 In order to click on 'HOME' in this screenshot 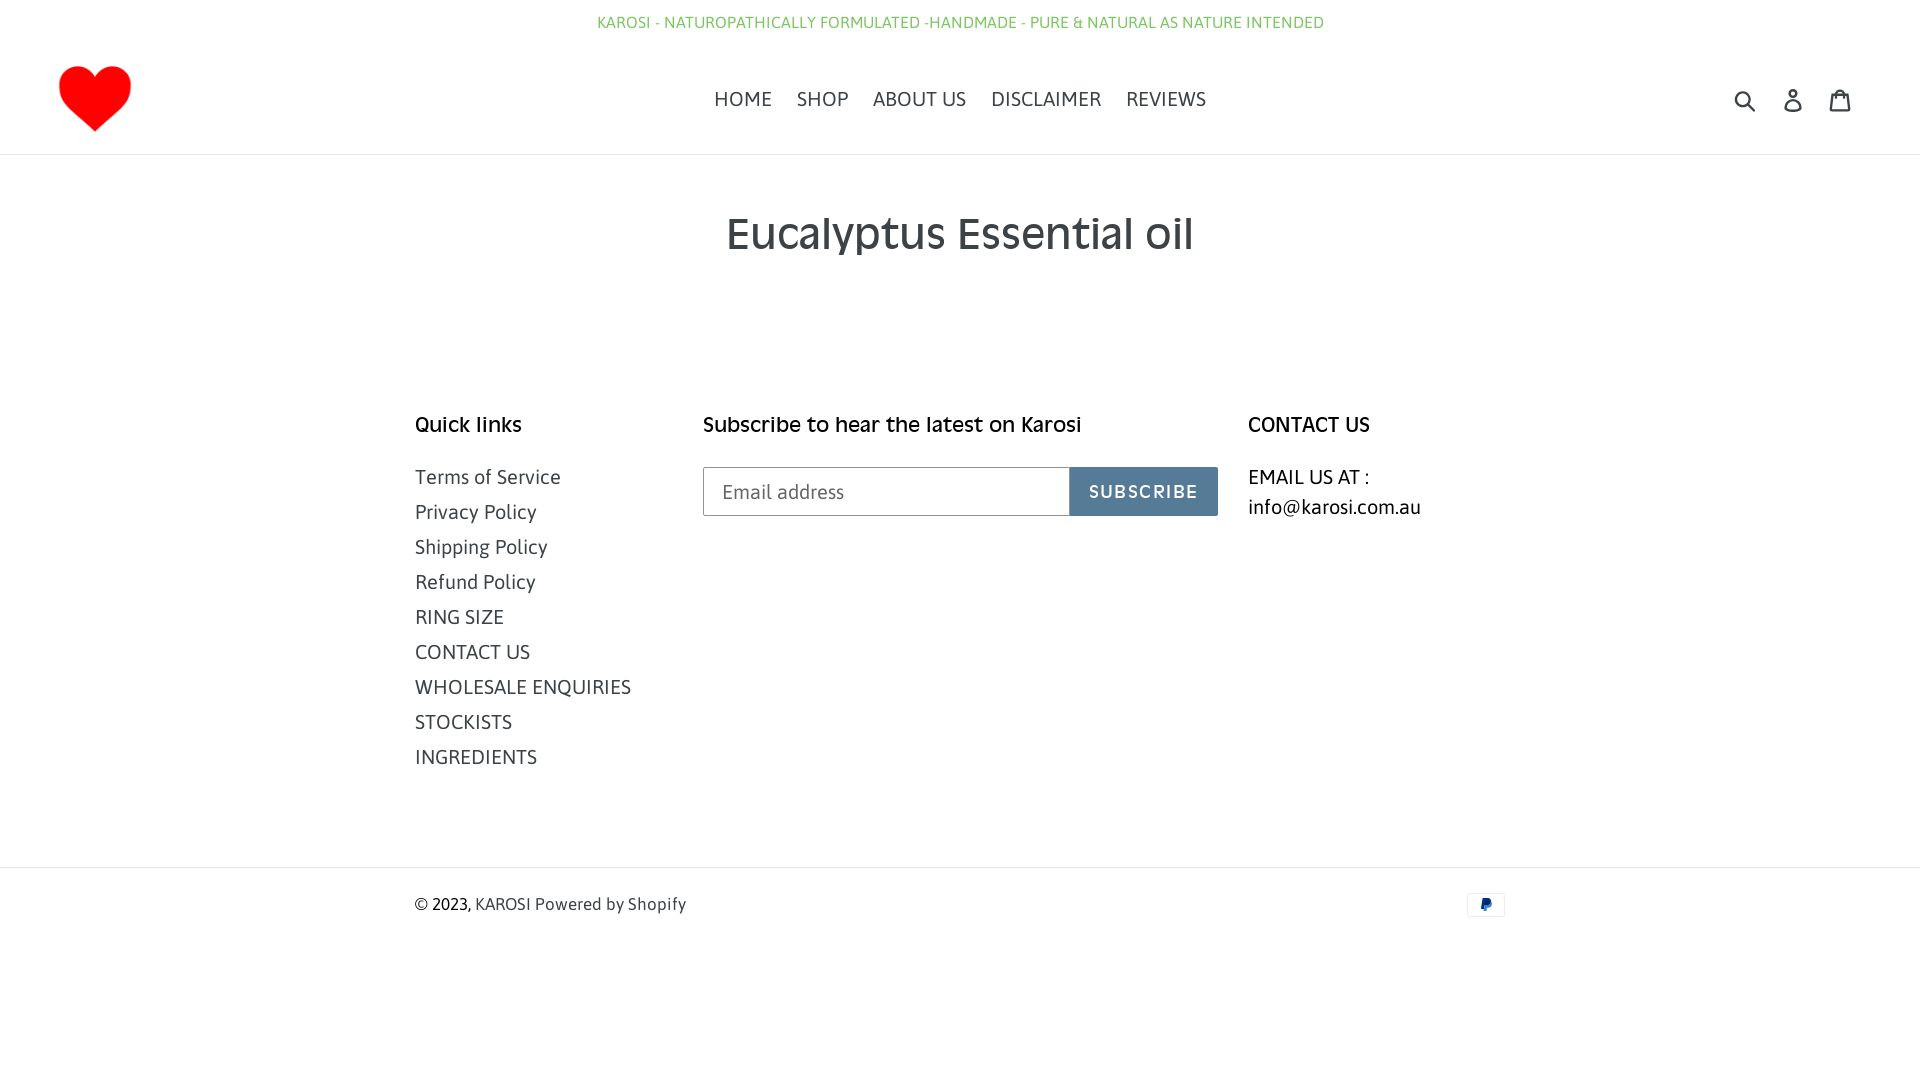, I will do `click(742, 99)`.